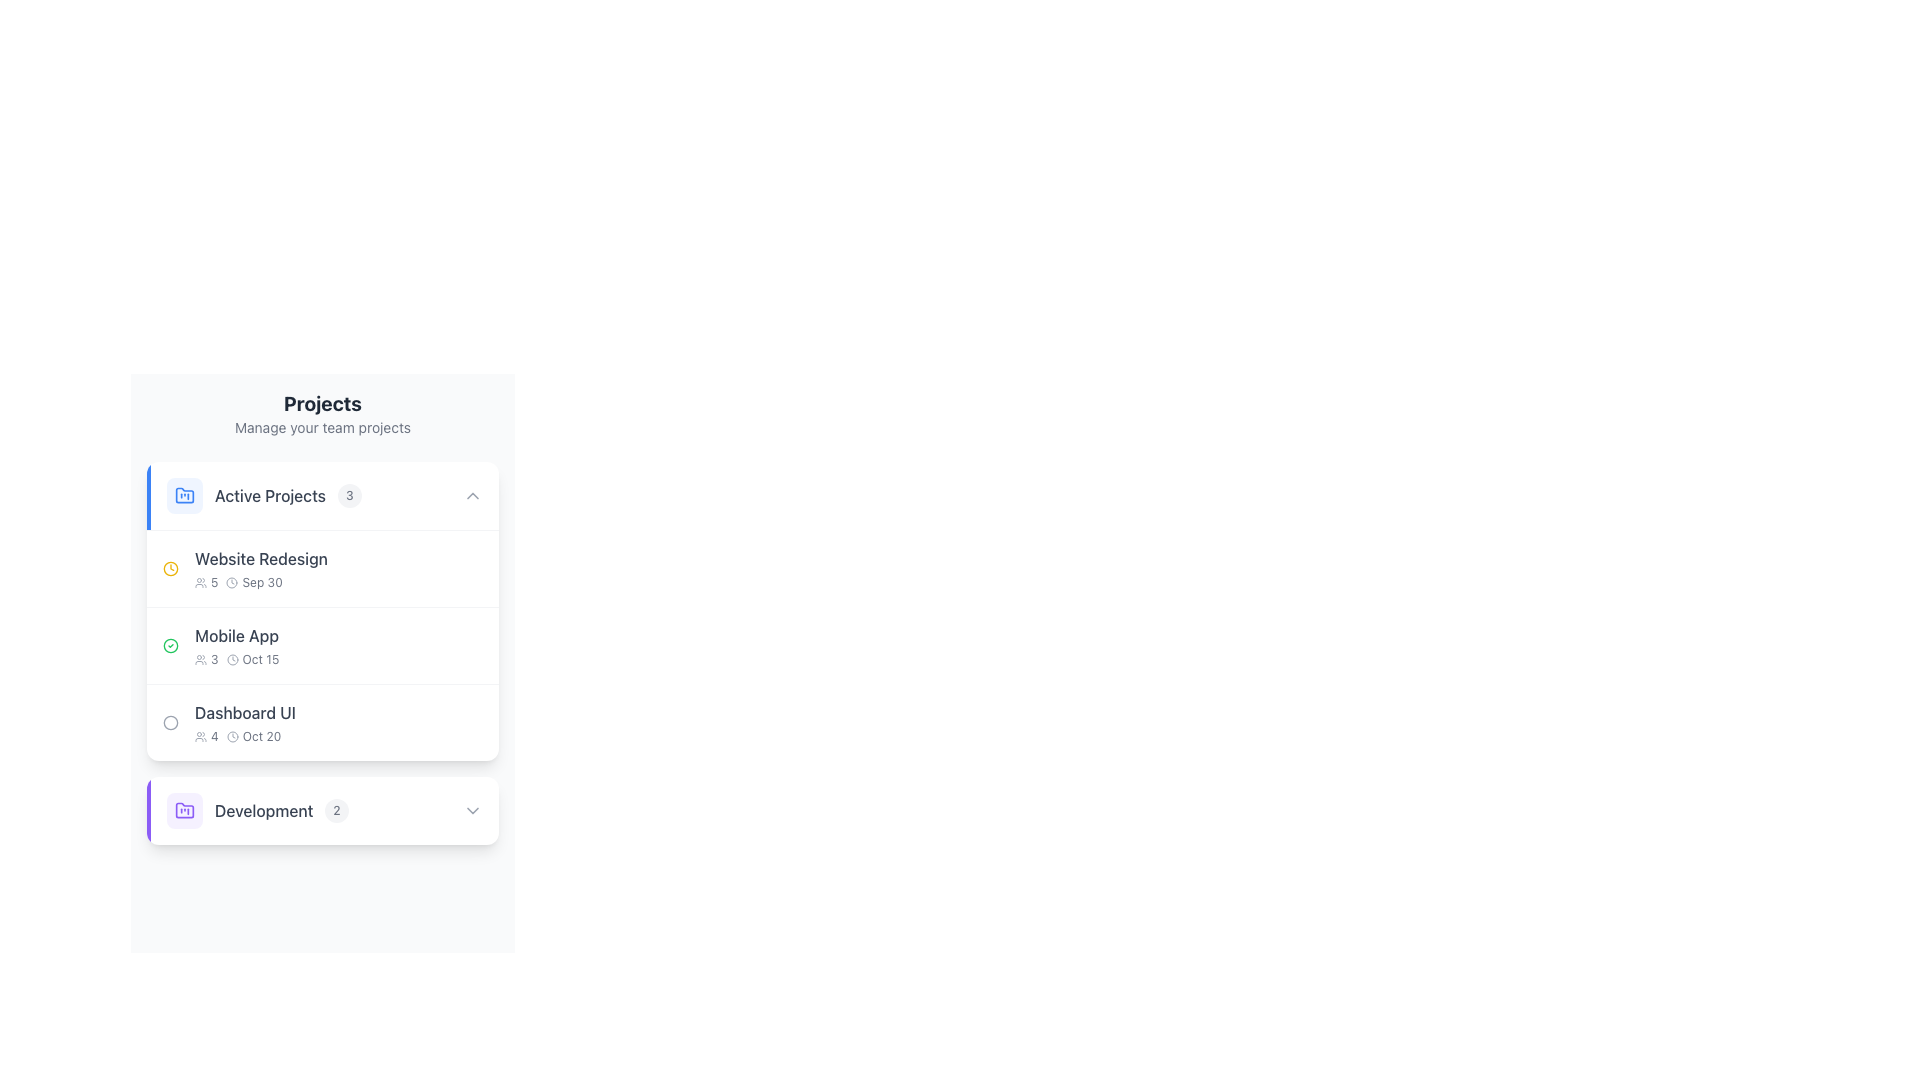 Image resolution: width=1920 pixels, height=1080 pixels. What do you see at coordinates (237, 659) in the screenshot?
I see `displayed information from the active projects indicator that shows the number '3' and the date 'Oct 15' under the 'Mobile App' entry` at bounding box center [237, 659].